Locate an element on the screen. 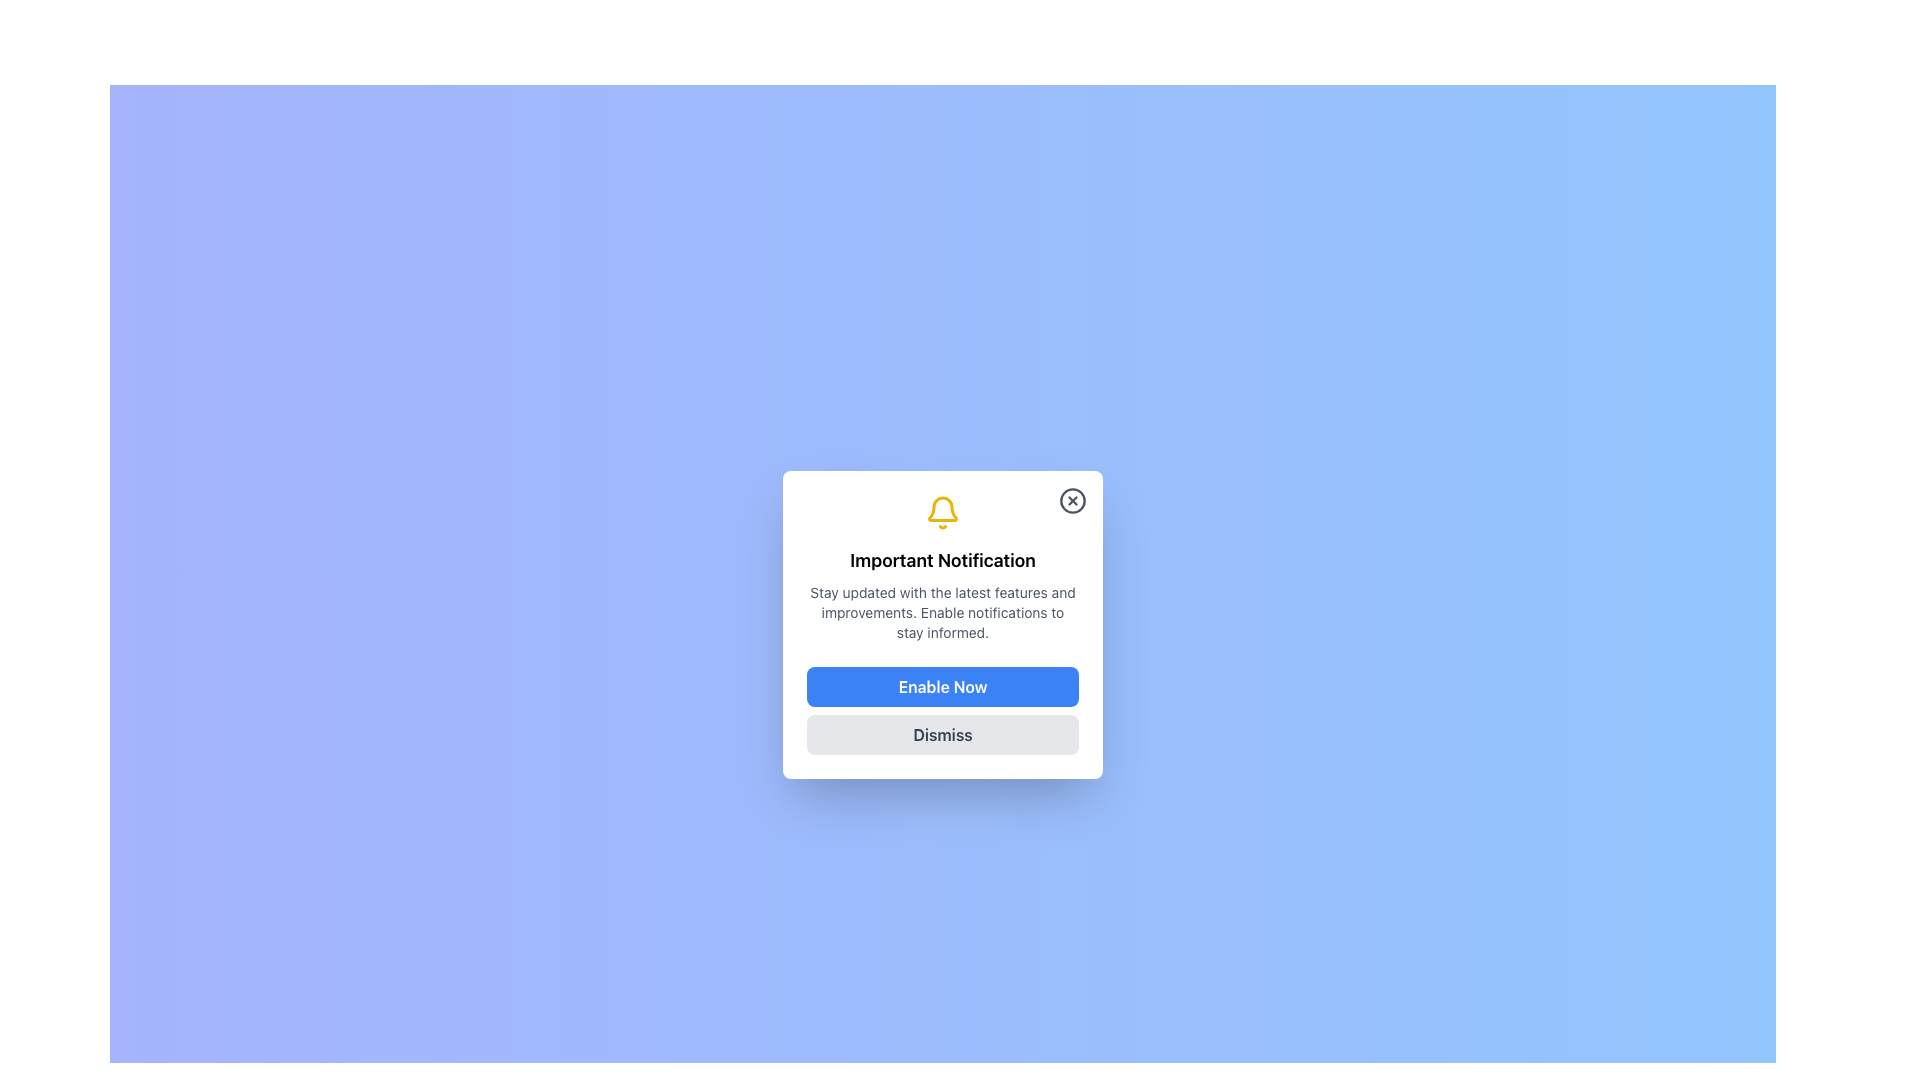 This screenshot has width=1920, height=1080. the static text element that provides information about notifications, which is located below the title 'Important Notification' and above the buttons 'Enable Now' and 'Dismiss' is located at coordinates (941, 612).